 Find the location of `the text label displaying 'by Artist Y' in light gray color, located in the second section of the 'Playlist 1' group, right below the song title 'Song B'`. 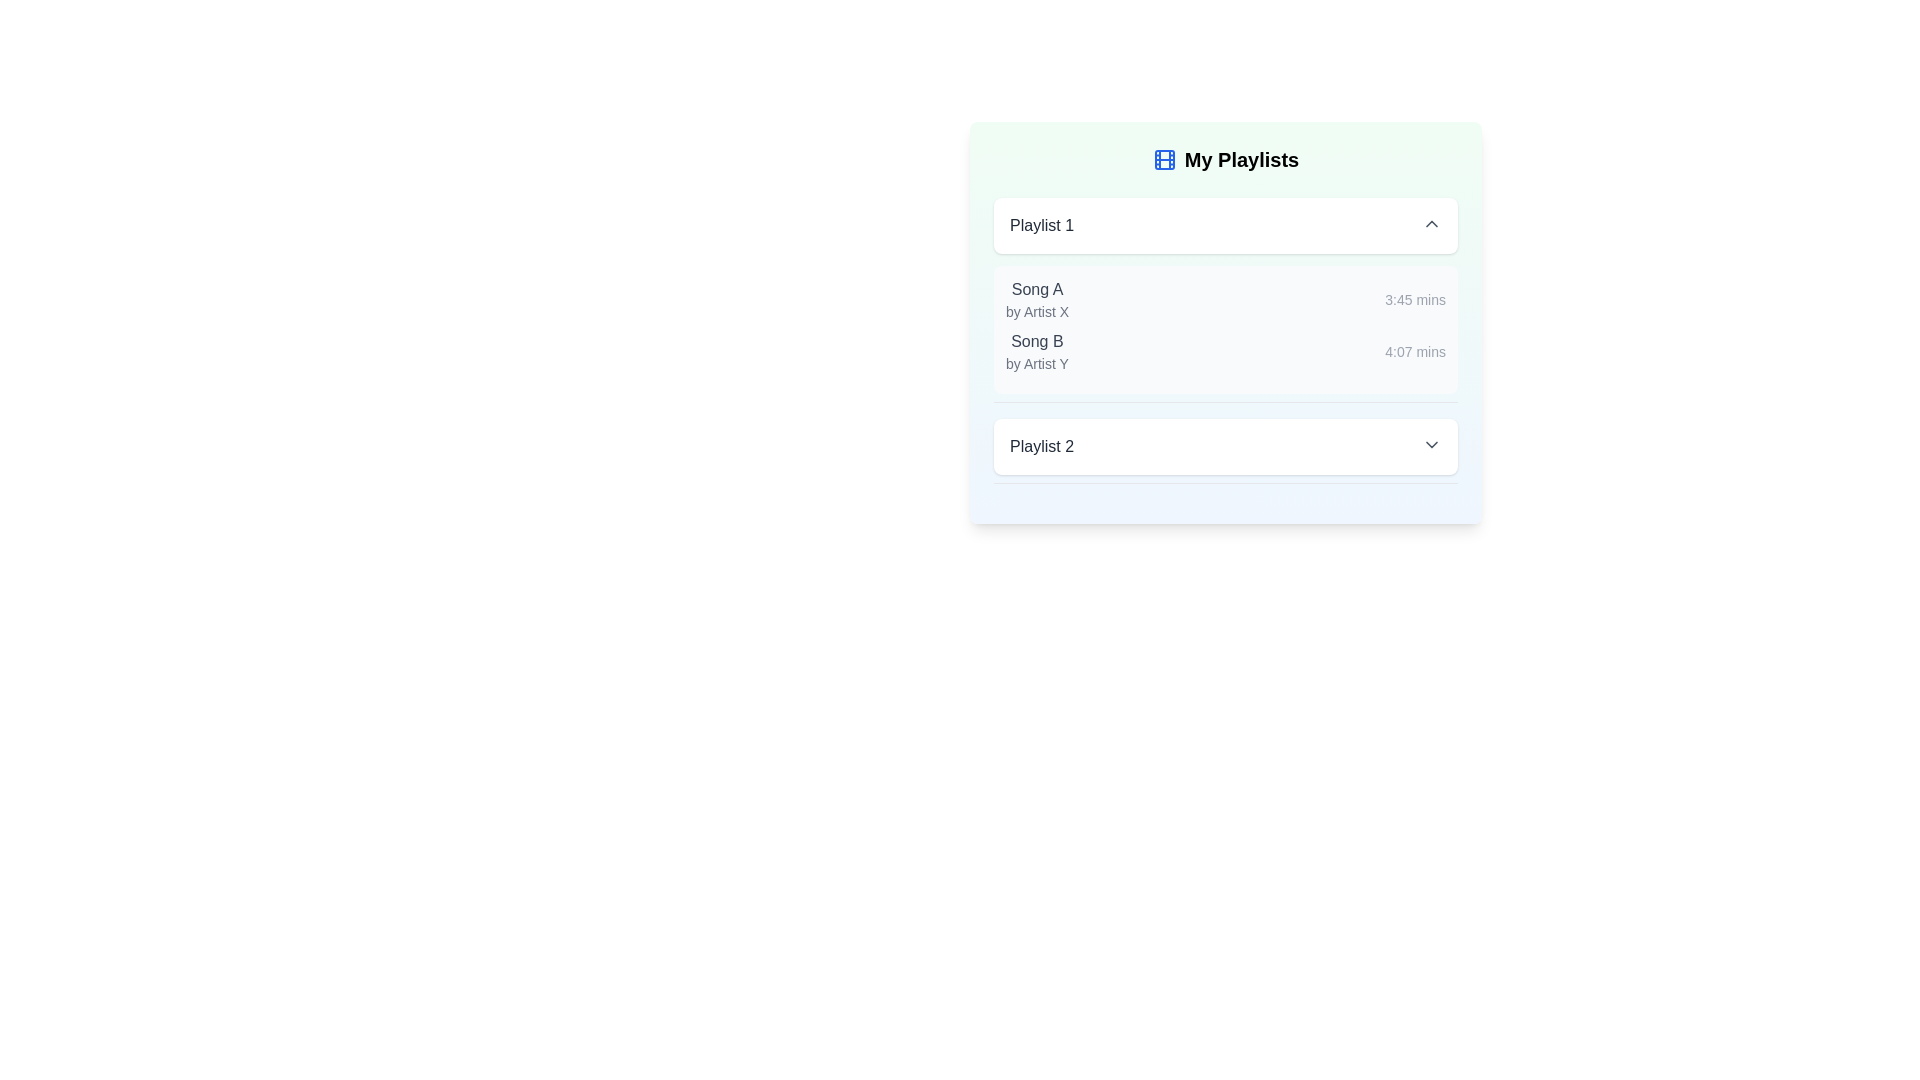

the text label displaying 'by Artist Y' in light gray color, located in the second section of the 'Playlist 1' group, right below the song title 'Song B' is located at coordinates (1037, 363).